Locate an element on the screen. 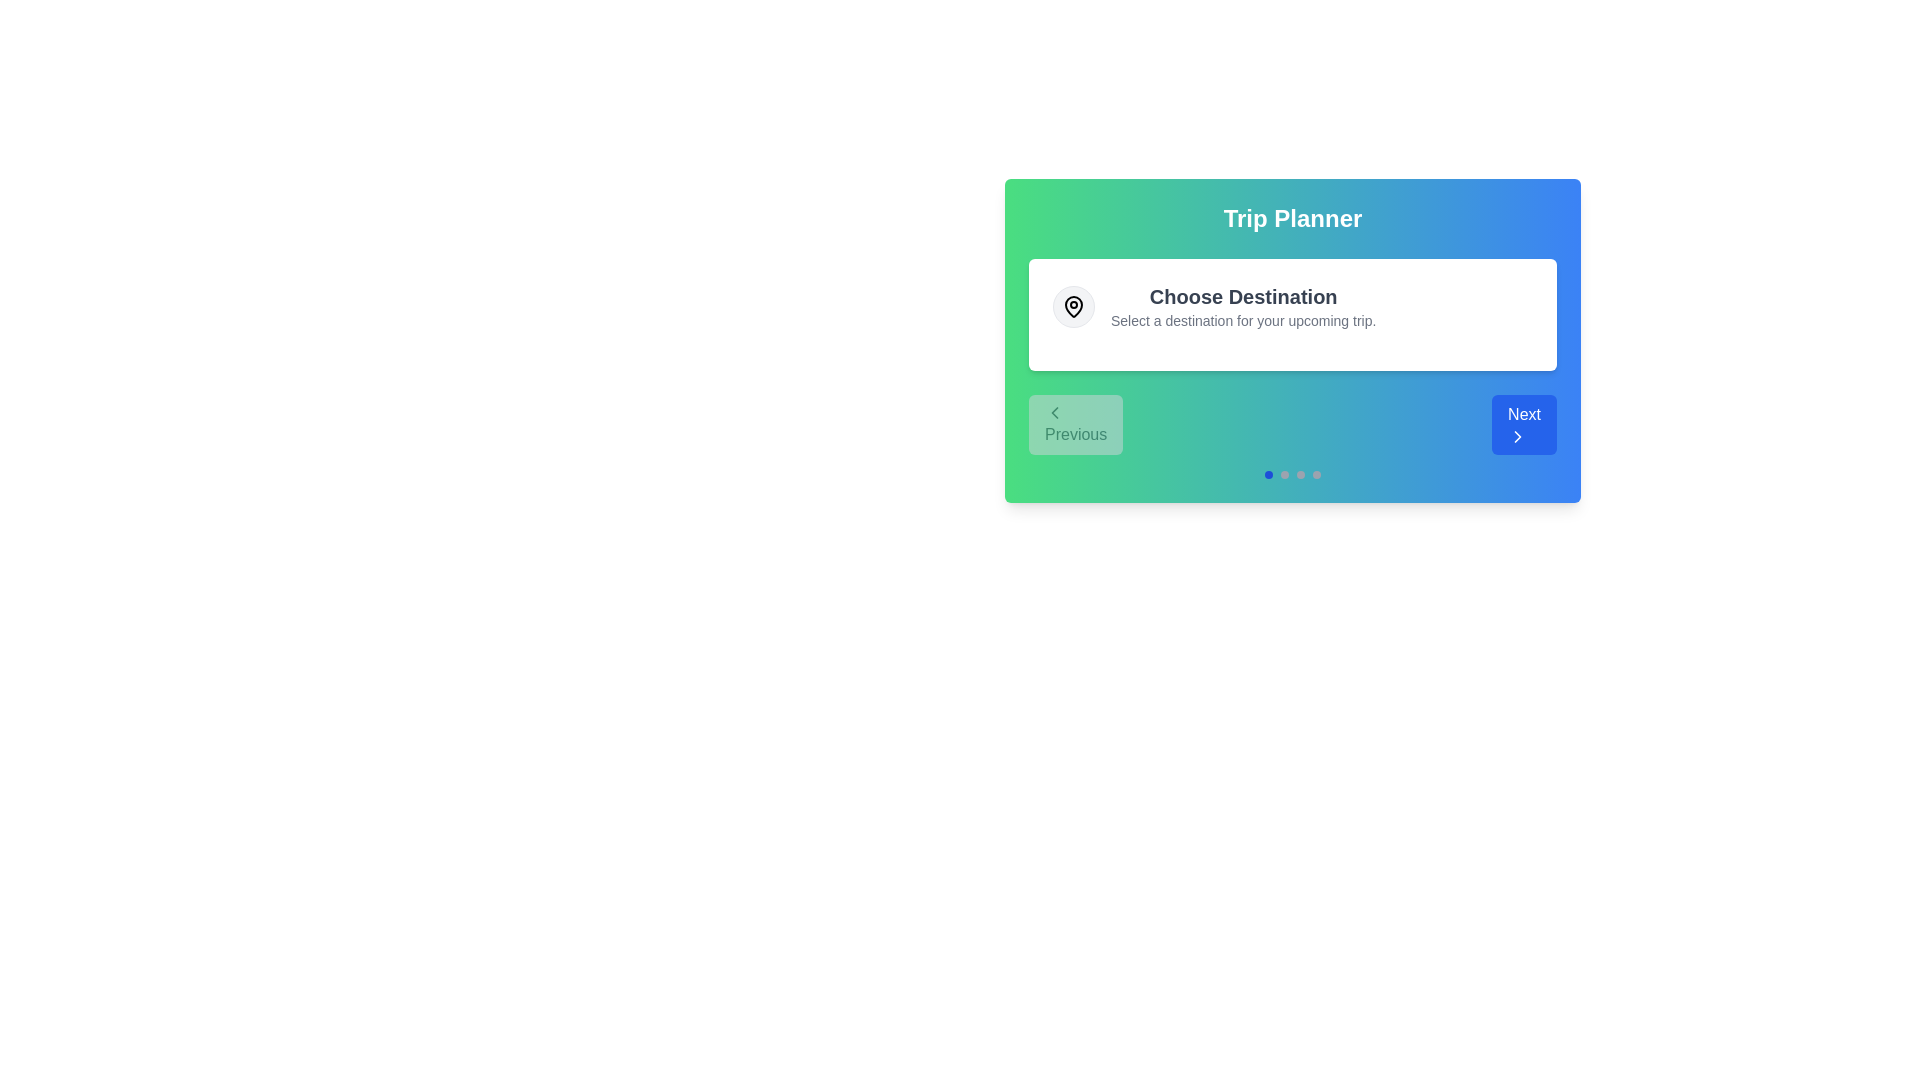 The width and height of the screenshot is (1920, 1080). the current step by focusing on the pagination indicator, which consists of a row of circular indicators at the bottom center of the 'Trip Planner' card interface is located at coordinates (1292, 474).